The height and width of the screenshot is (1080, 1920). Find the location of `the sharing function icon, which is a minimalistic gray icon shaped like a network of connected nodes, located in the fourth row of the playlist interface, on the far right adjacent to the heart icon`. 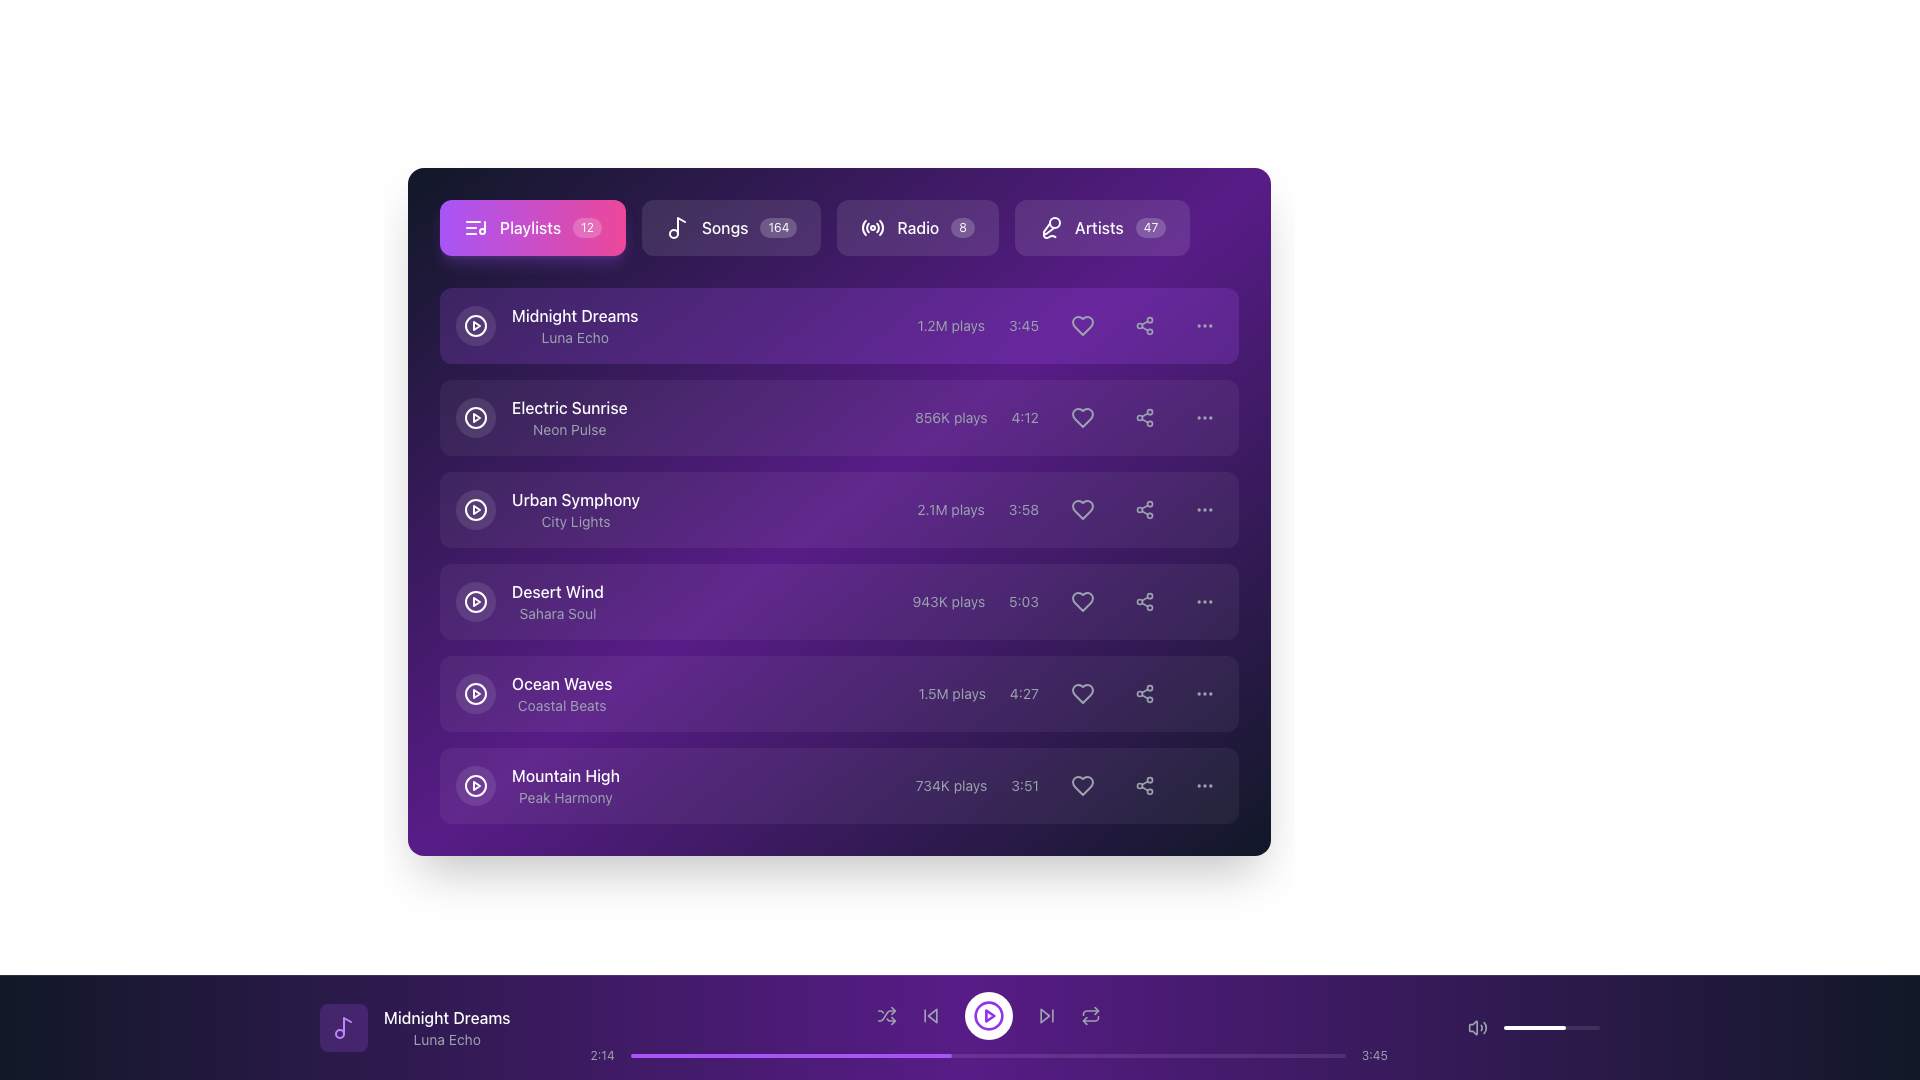

the sharing function icon, which is a minimalistic gray icon shaped like a network of connected nodes, located in the fourth row of the playlist interface, on the far right adjacent to the heart icon is located at coordinates (1145, 693).